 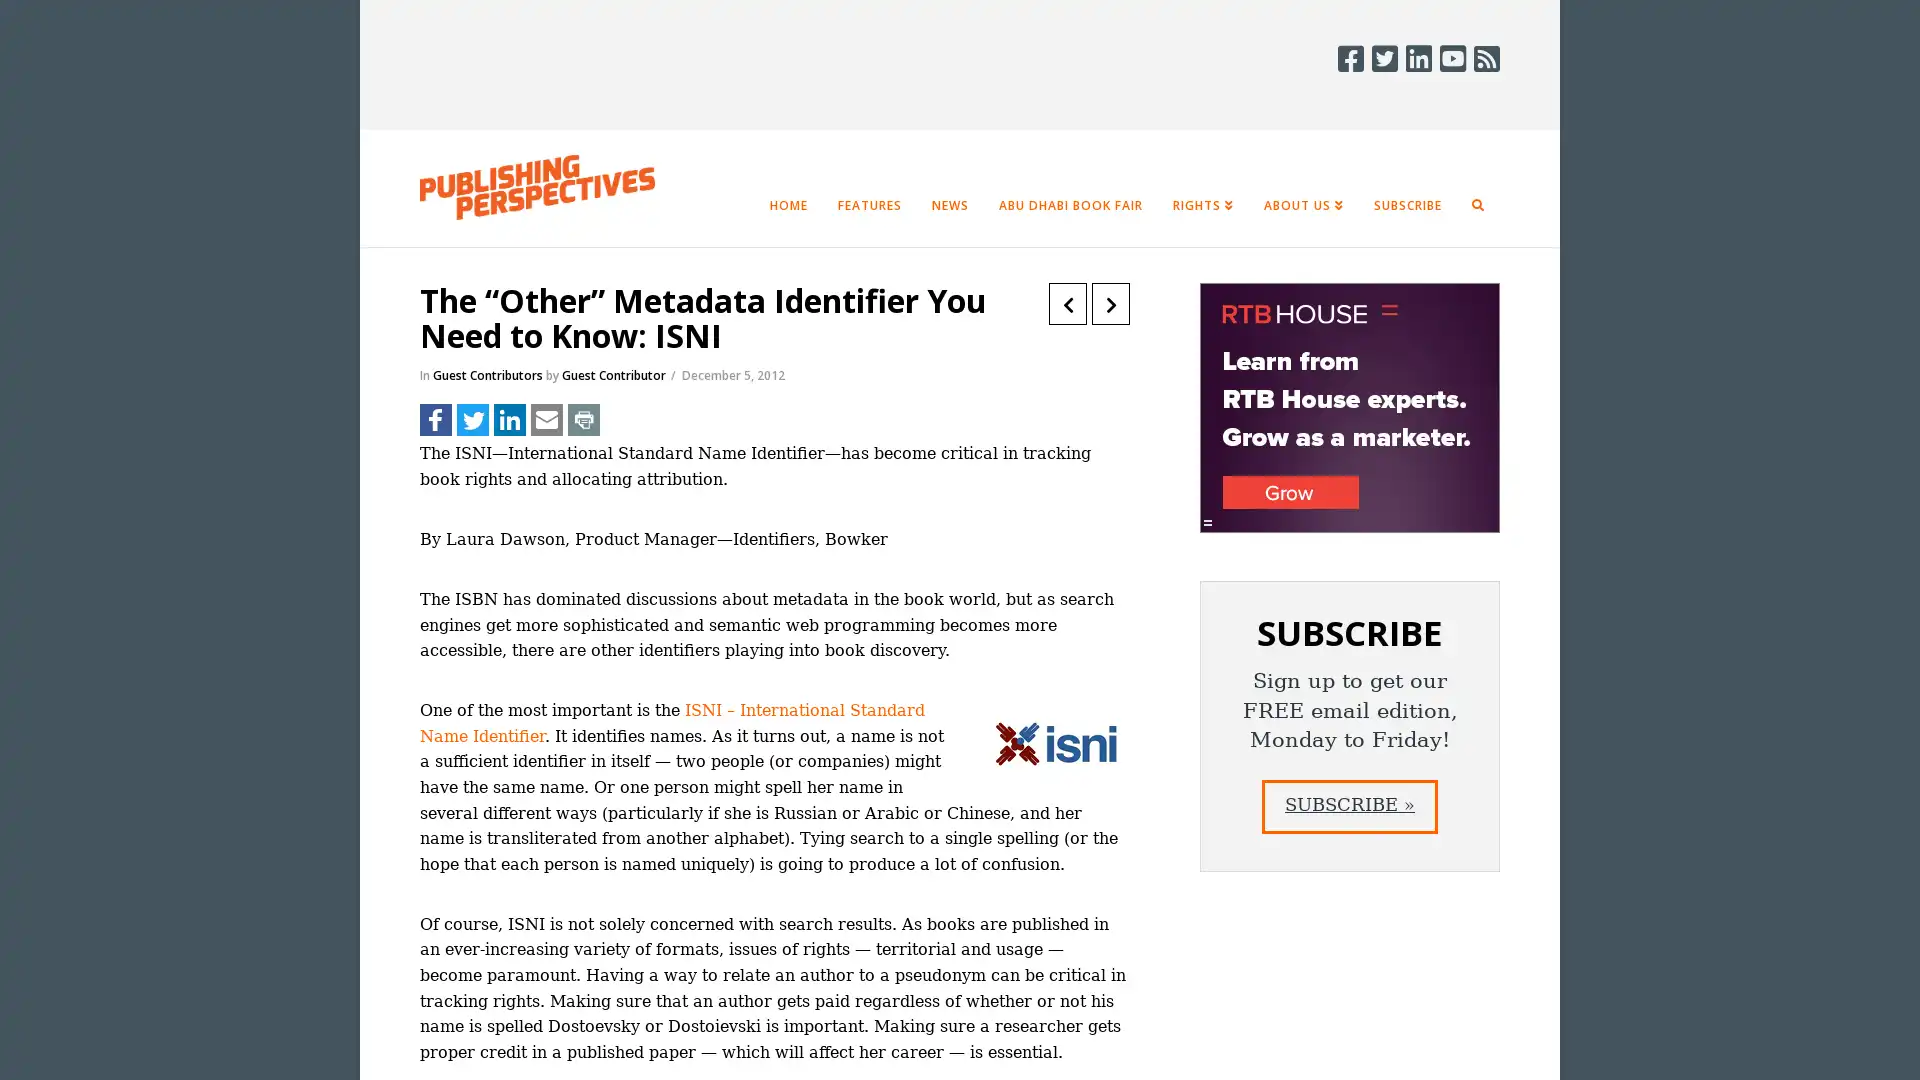 I want to click on Share to Twitter, so click(x=472, y=419).